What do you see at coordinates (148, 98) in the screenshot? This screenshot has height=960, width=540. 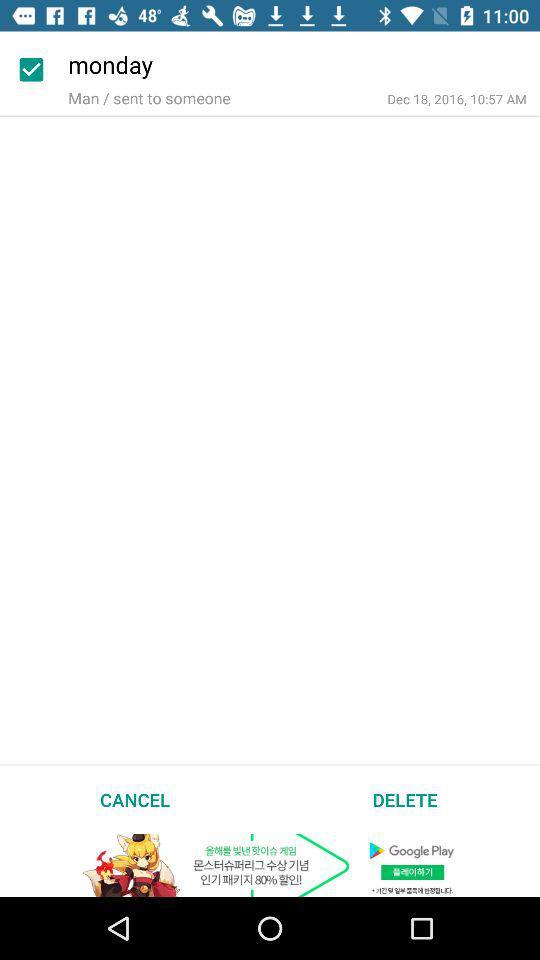 I see `icon next to dec 18 2016 item` at bounding box center [148, 98].